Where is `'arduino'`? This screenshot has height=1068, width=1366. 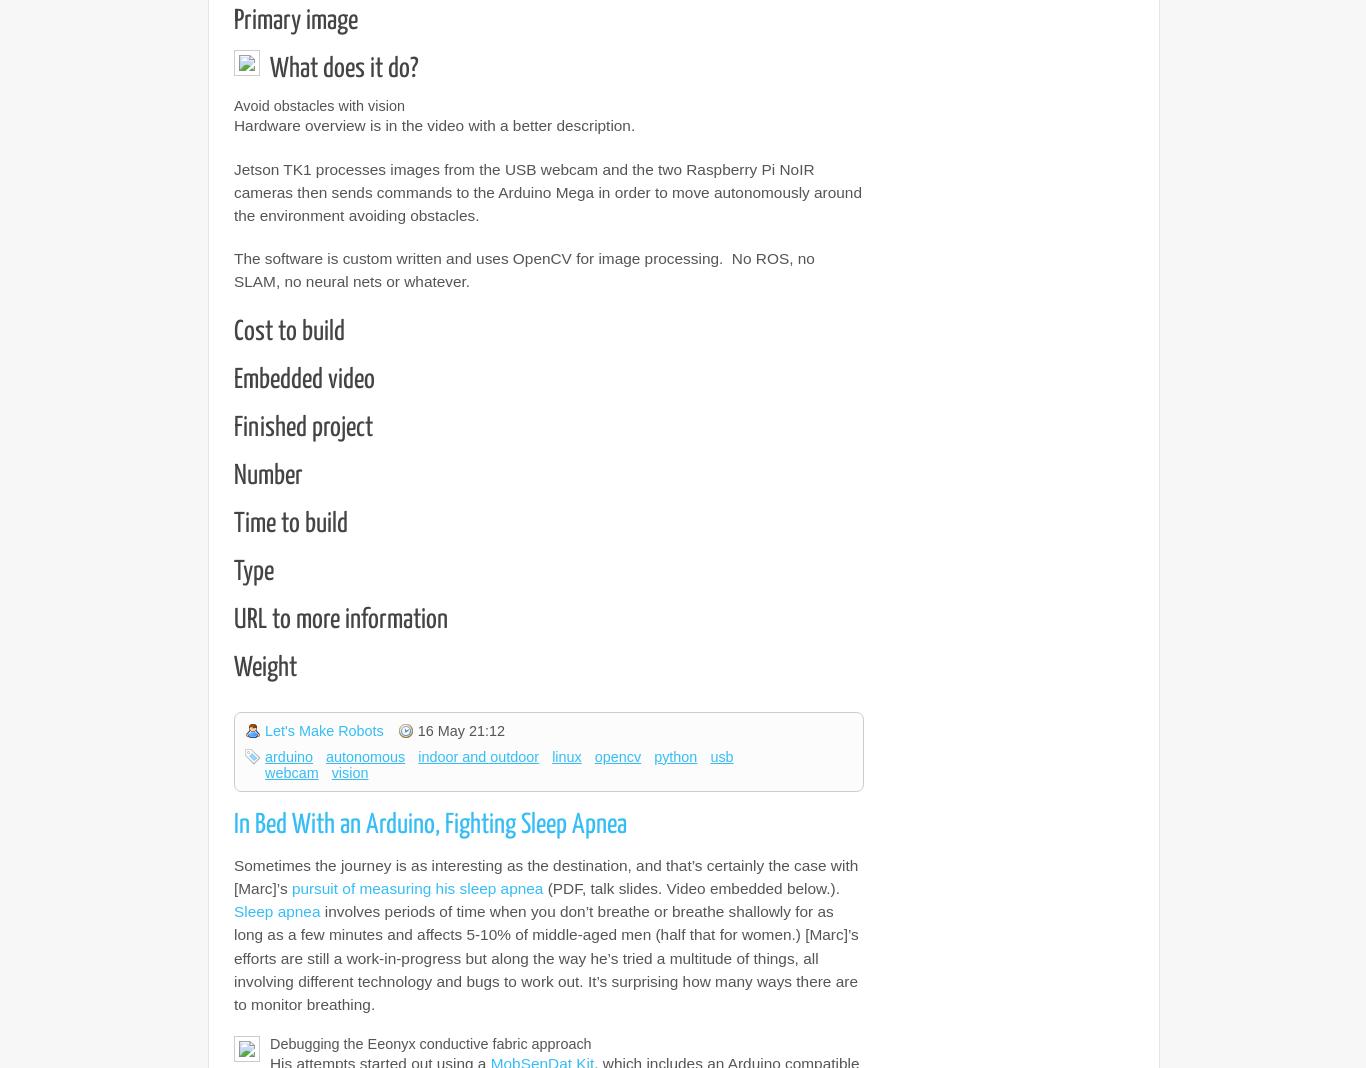 'arduino' is located at coordinates (289, 756).